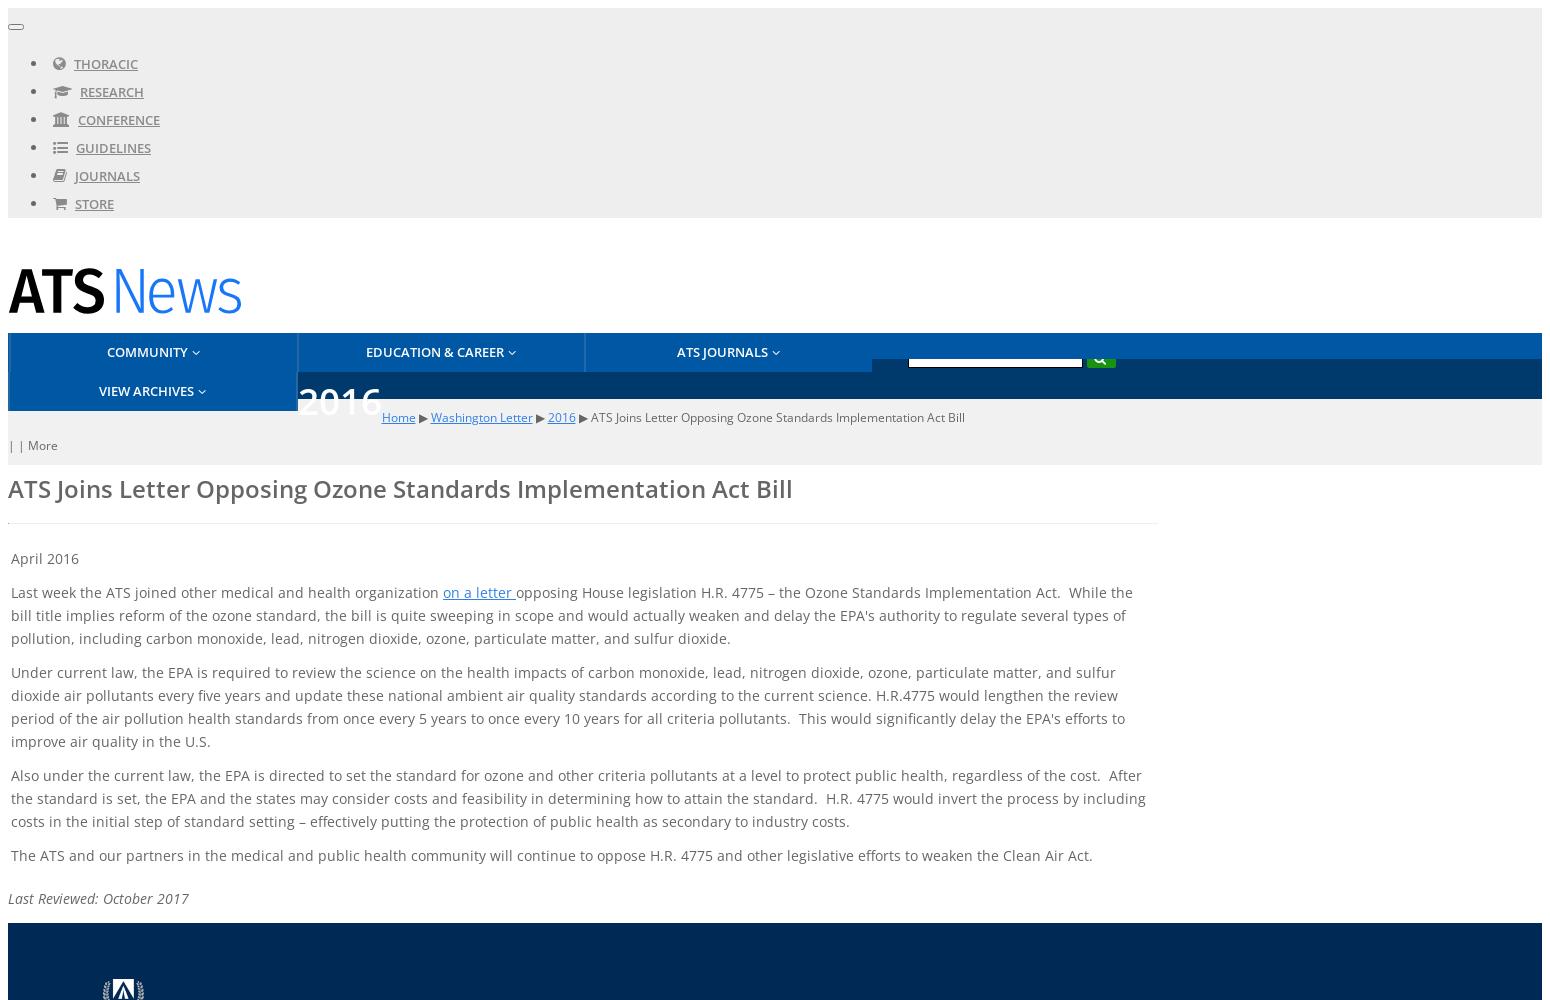 The width and height of the screenshot is (1550, 1000). Describe the element at coordinates (571, 613) in the screenshot. I see `'opposing House legislation H.R. 4775 – the Ozone Standards Implementation Act.  While the bill title implies reform of the ozone standard, the bill is quite sweeping in scope and would actually weaken and delay the EPA's authority to regulate several types of pollution, including carbon monoxide, lead, nitrogen dioxide, ozone, particulate matter, and sulfur dioxide.'` at that location.